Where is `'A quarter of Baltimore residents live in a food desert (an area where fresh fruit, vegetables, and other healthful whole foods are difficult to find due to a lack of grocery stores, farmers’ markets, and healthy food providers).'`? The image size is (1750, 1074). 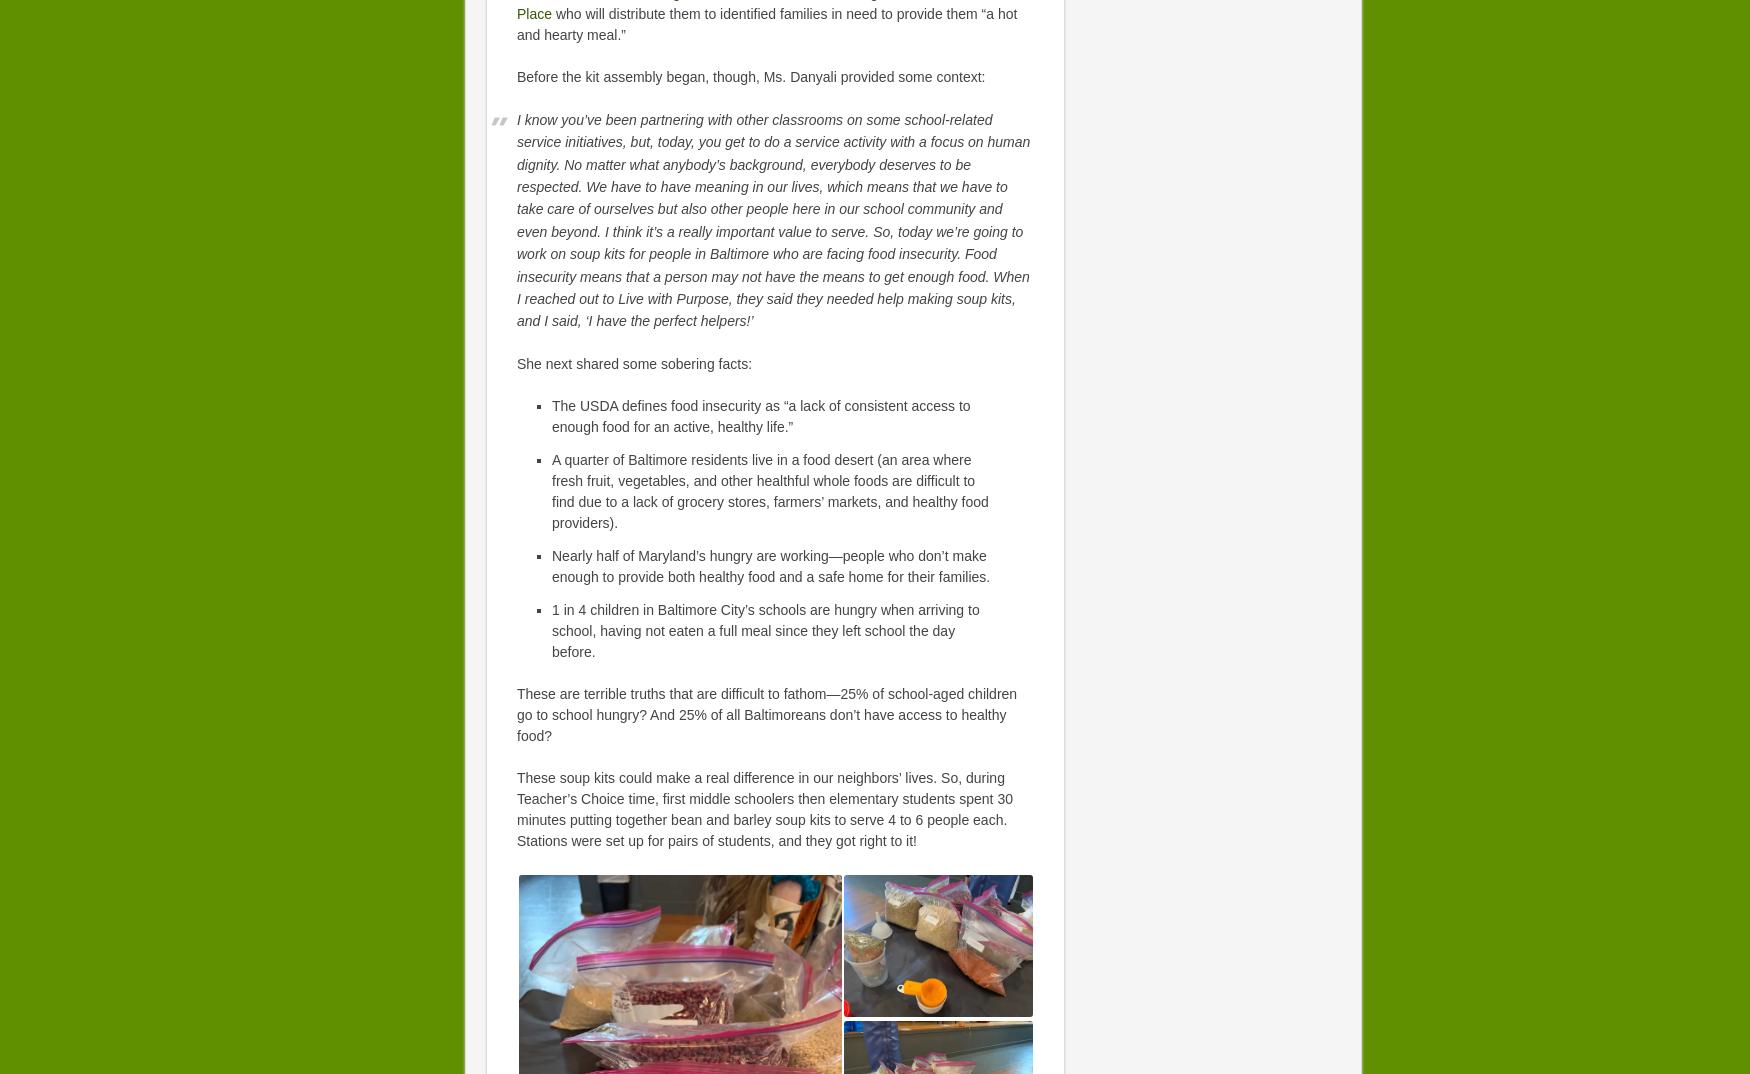 'A quarter of Baltimore residents live in a food desert (an area where fresh fruit, vegetables, and other healthful whole foods are difficult to find due to a lack of grocery stores, farmers’ markets, and healthy food providers).' is located at coordinates (769, 490).